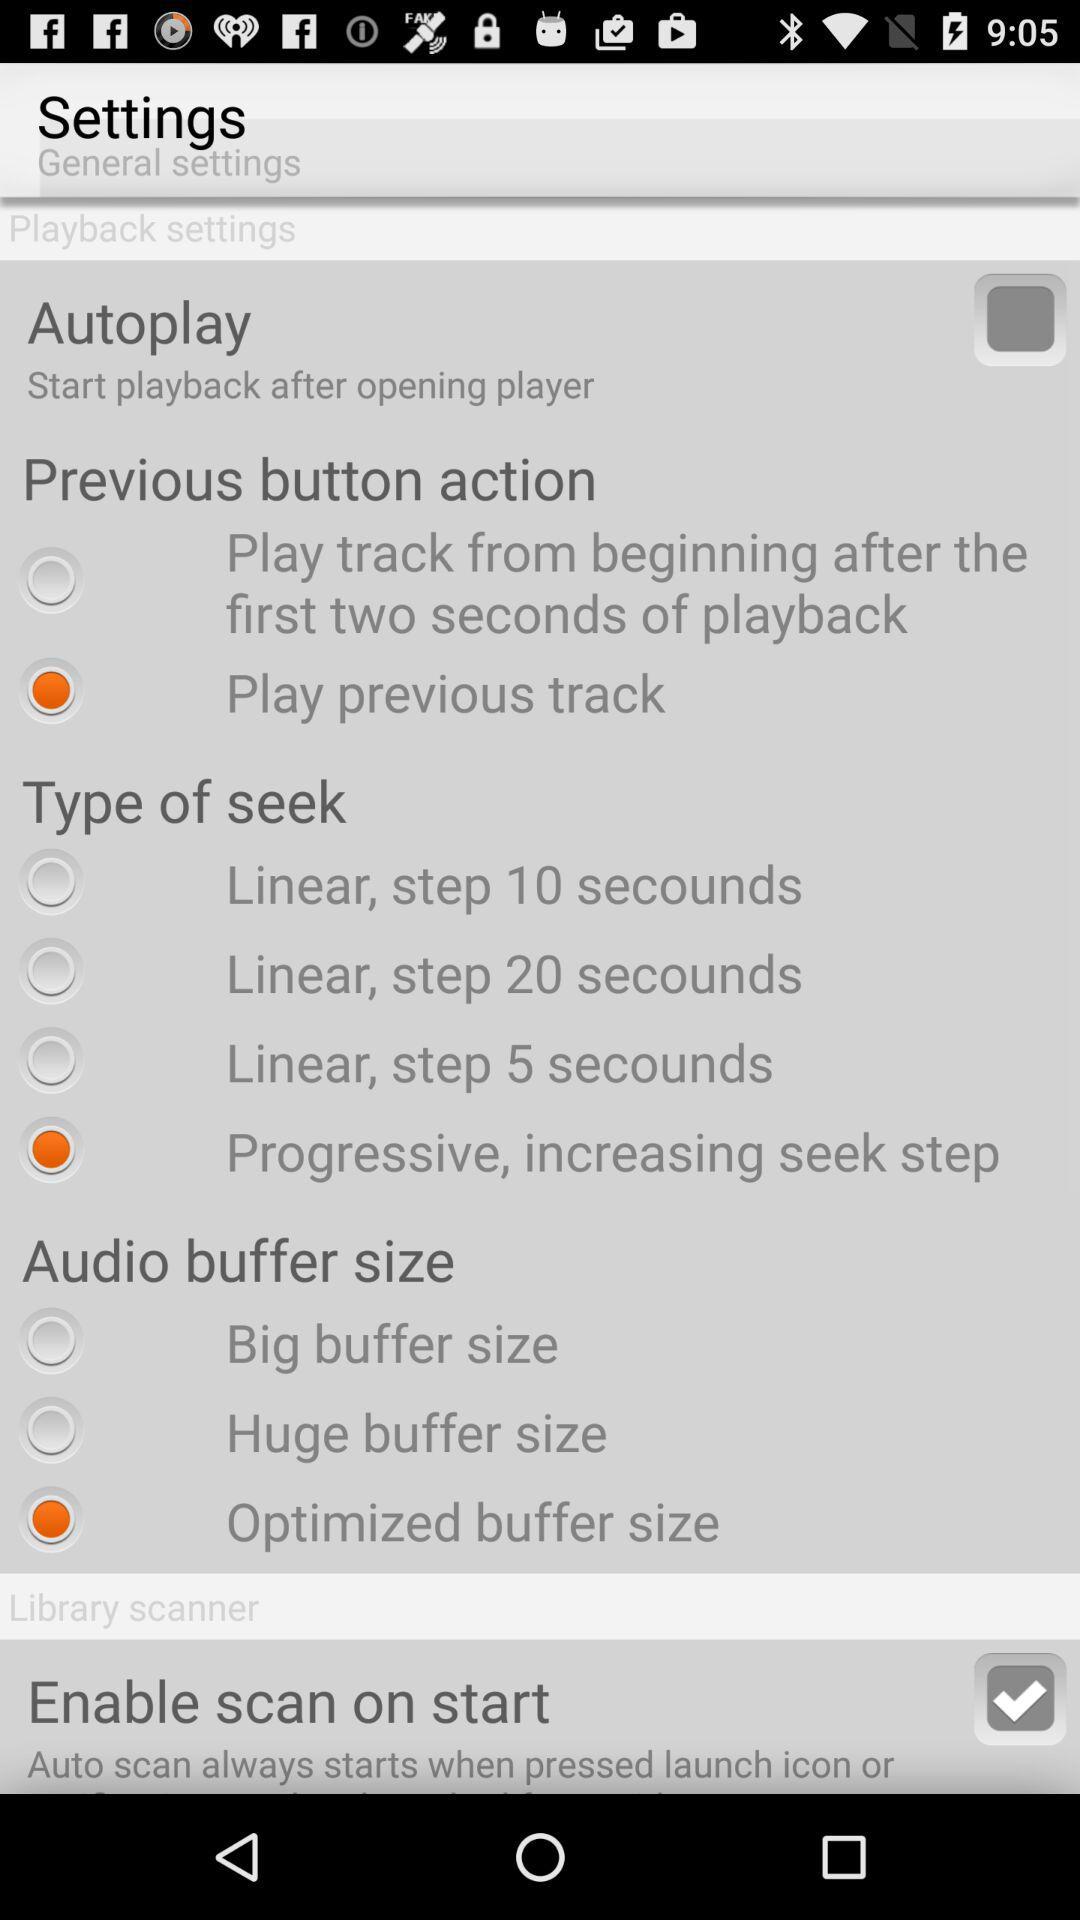  I want to click on autoplay switch, so click(1020, 318).